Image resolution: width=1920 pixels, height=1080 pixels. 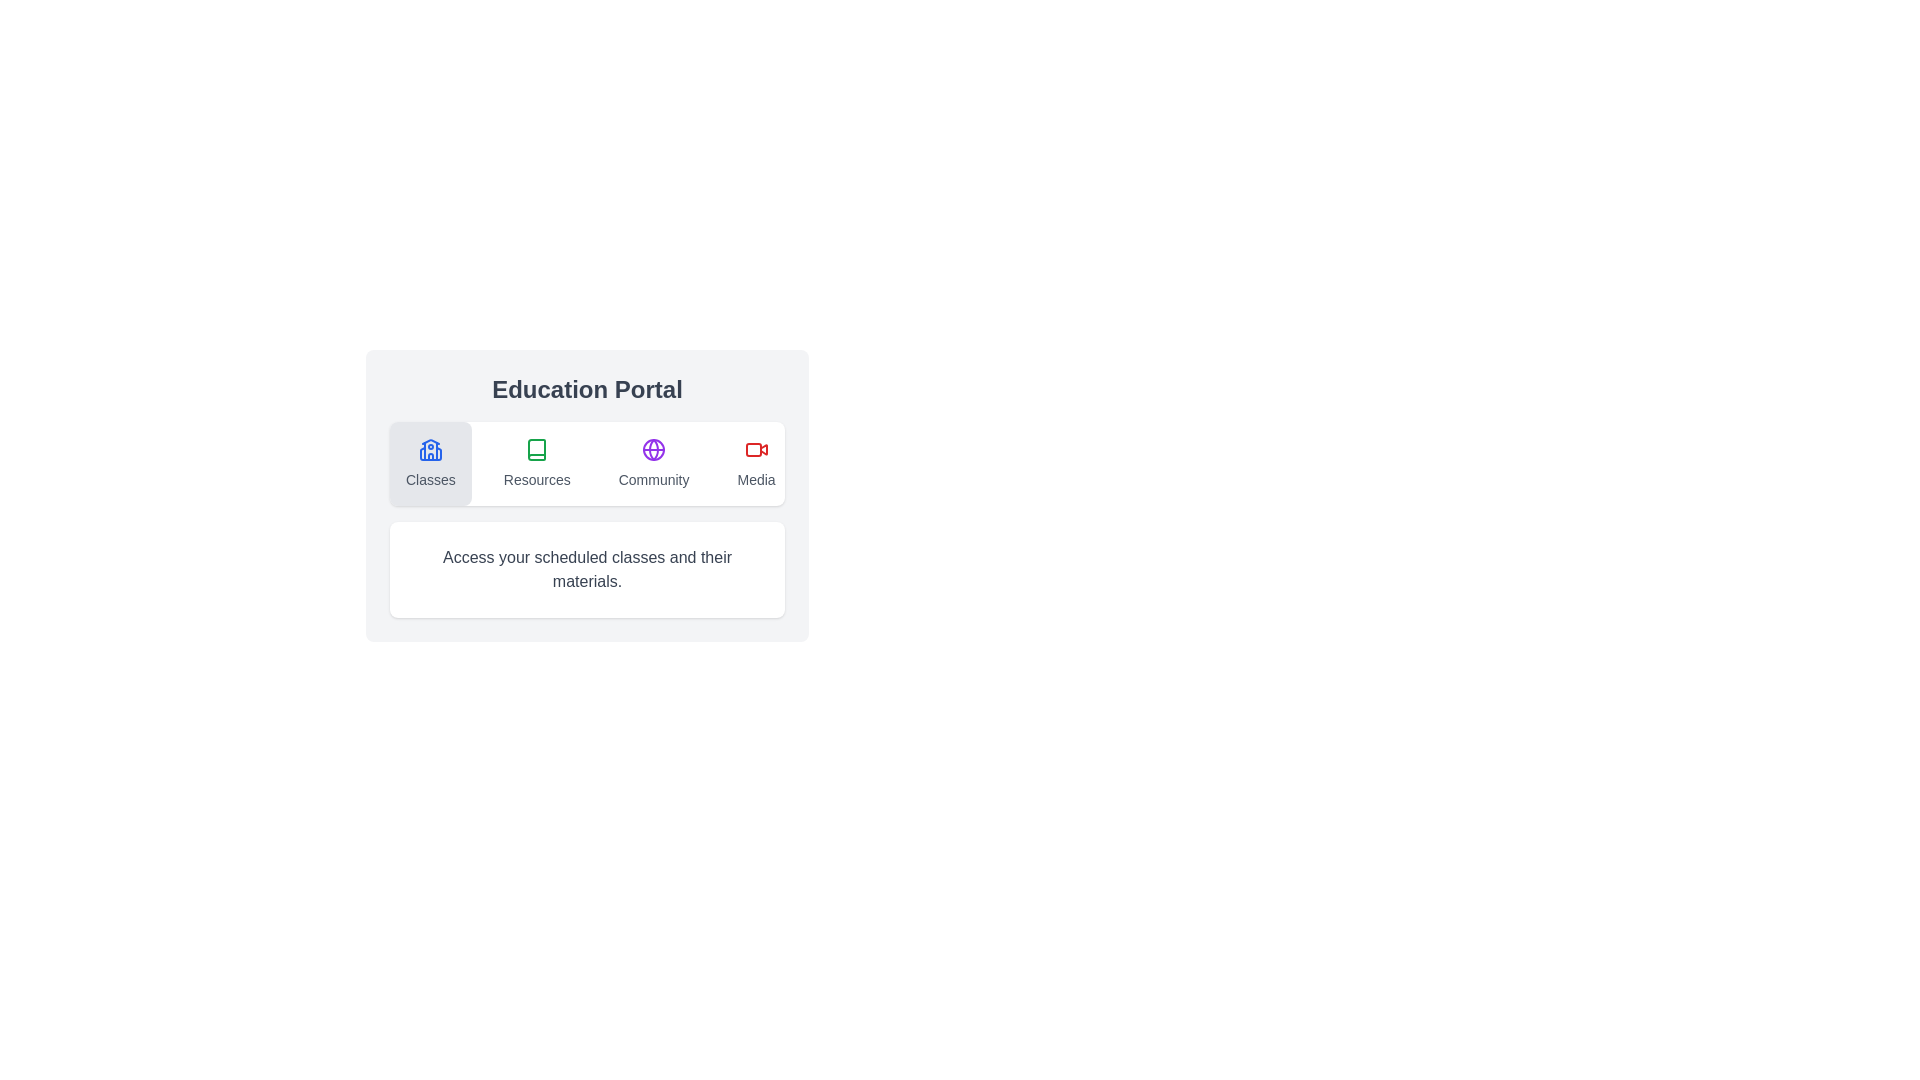 I want to click on the Classes tab, so click(x=429, y=463).